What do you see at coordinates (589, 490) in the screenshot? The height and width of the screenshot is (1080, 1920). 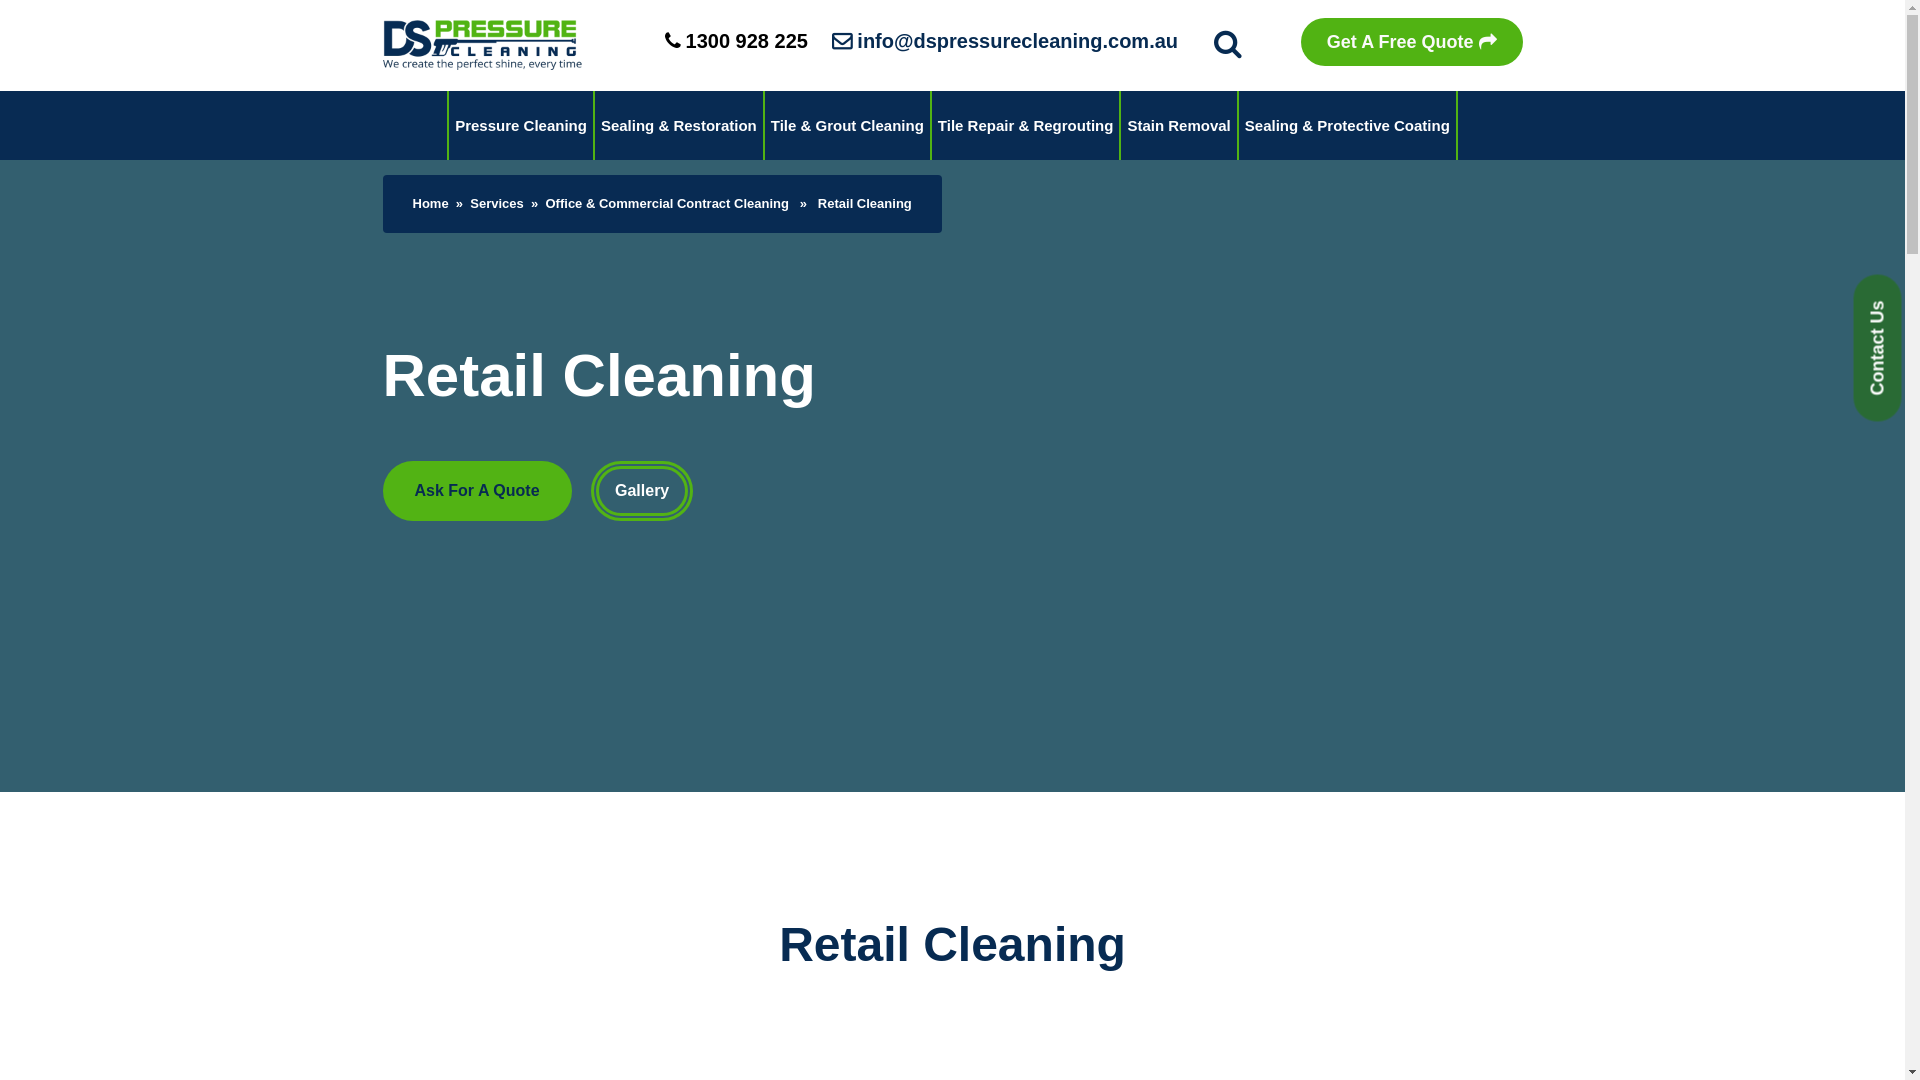 I see `'Gallery'` at bounding box center [589, 490].